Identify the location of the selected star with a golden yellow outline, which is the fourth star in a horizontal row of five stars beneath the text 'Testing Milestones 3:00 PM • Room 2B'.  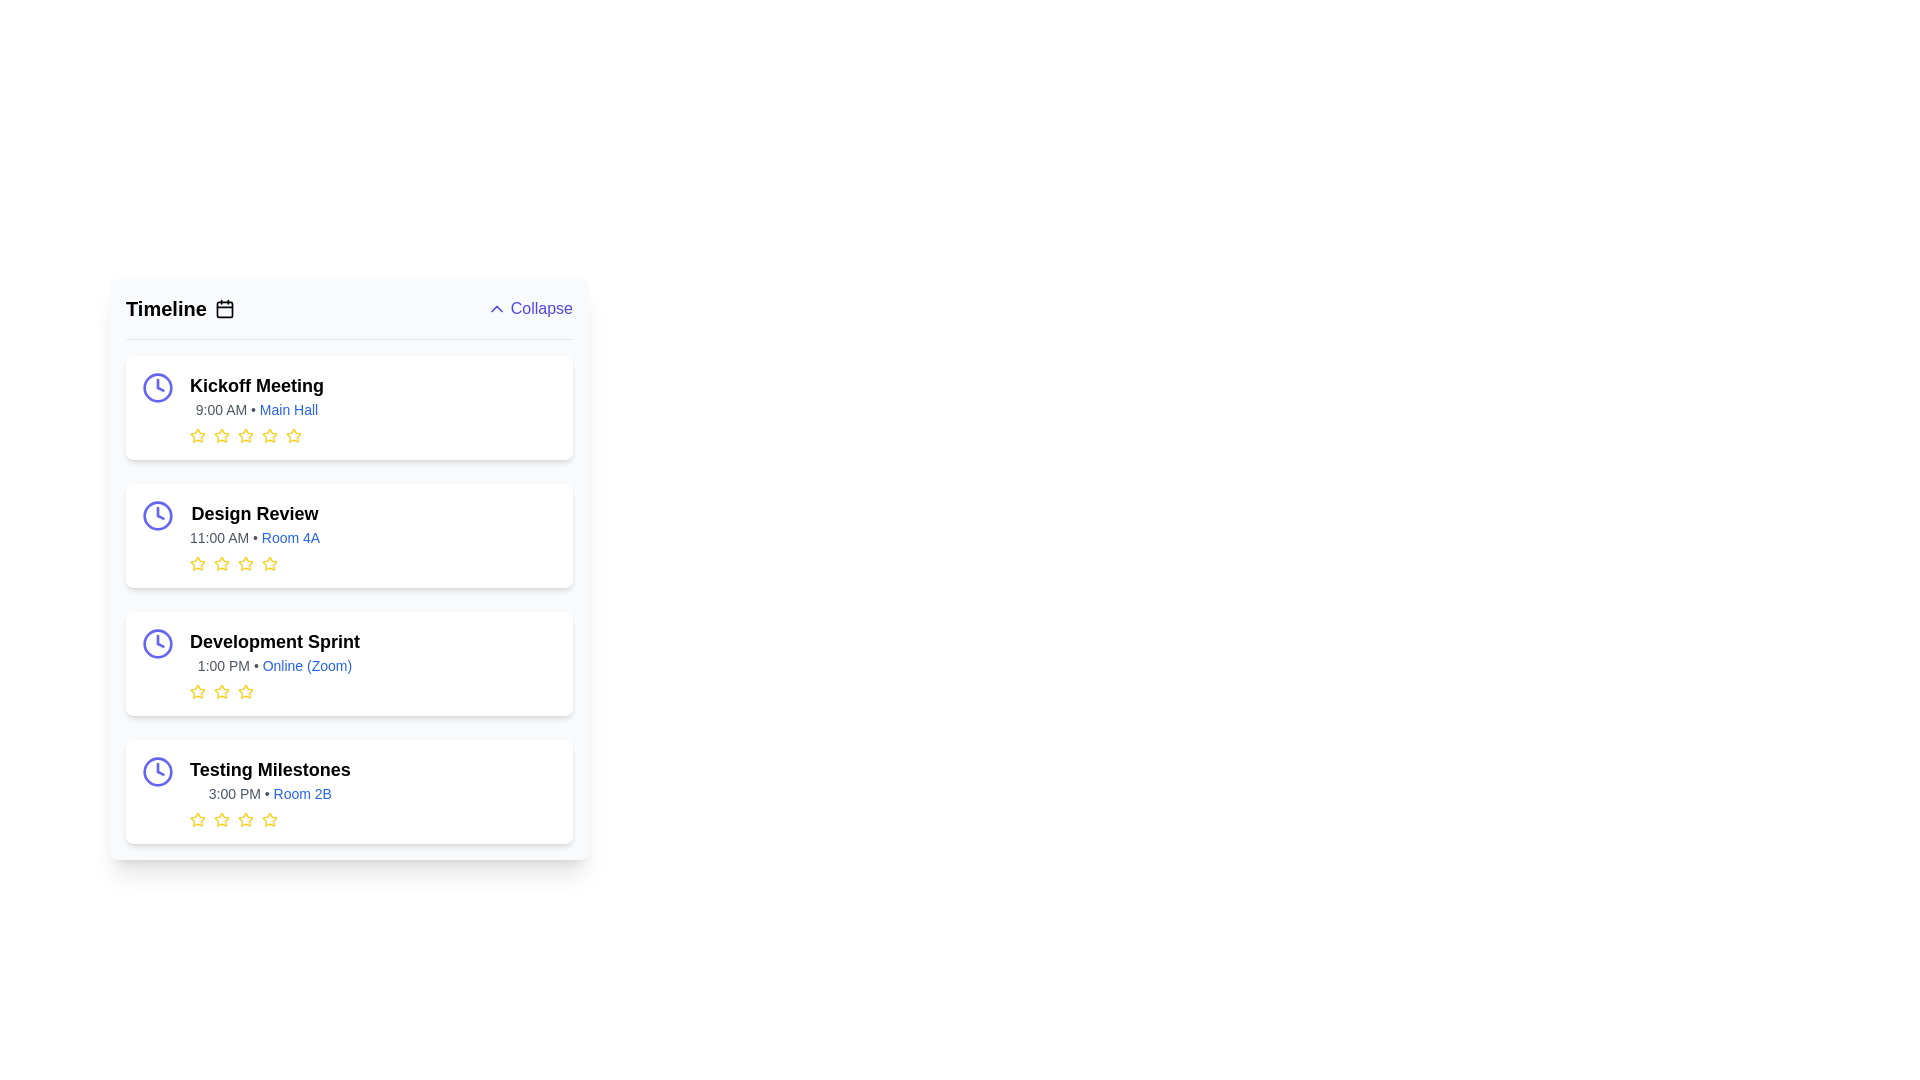
(269, 820).